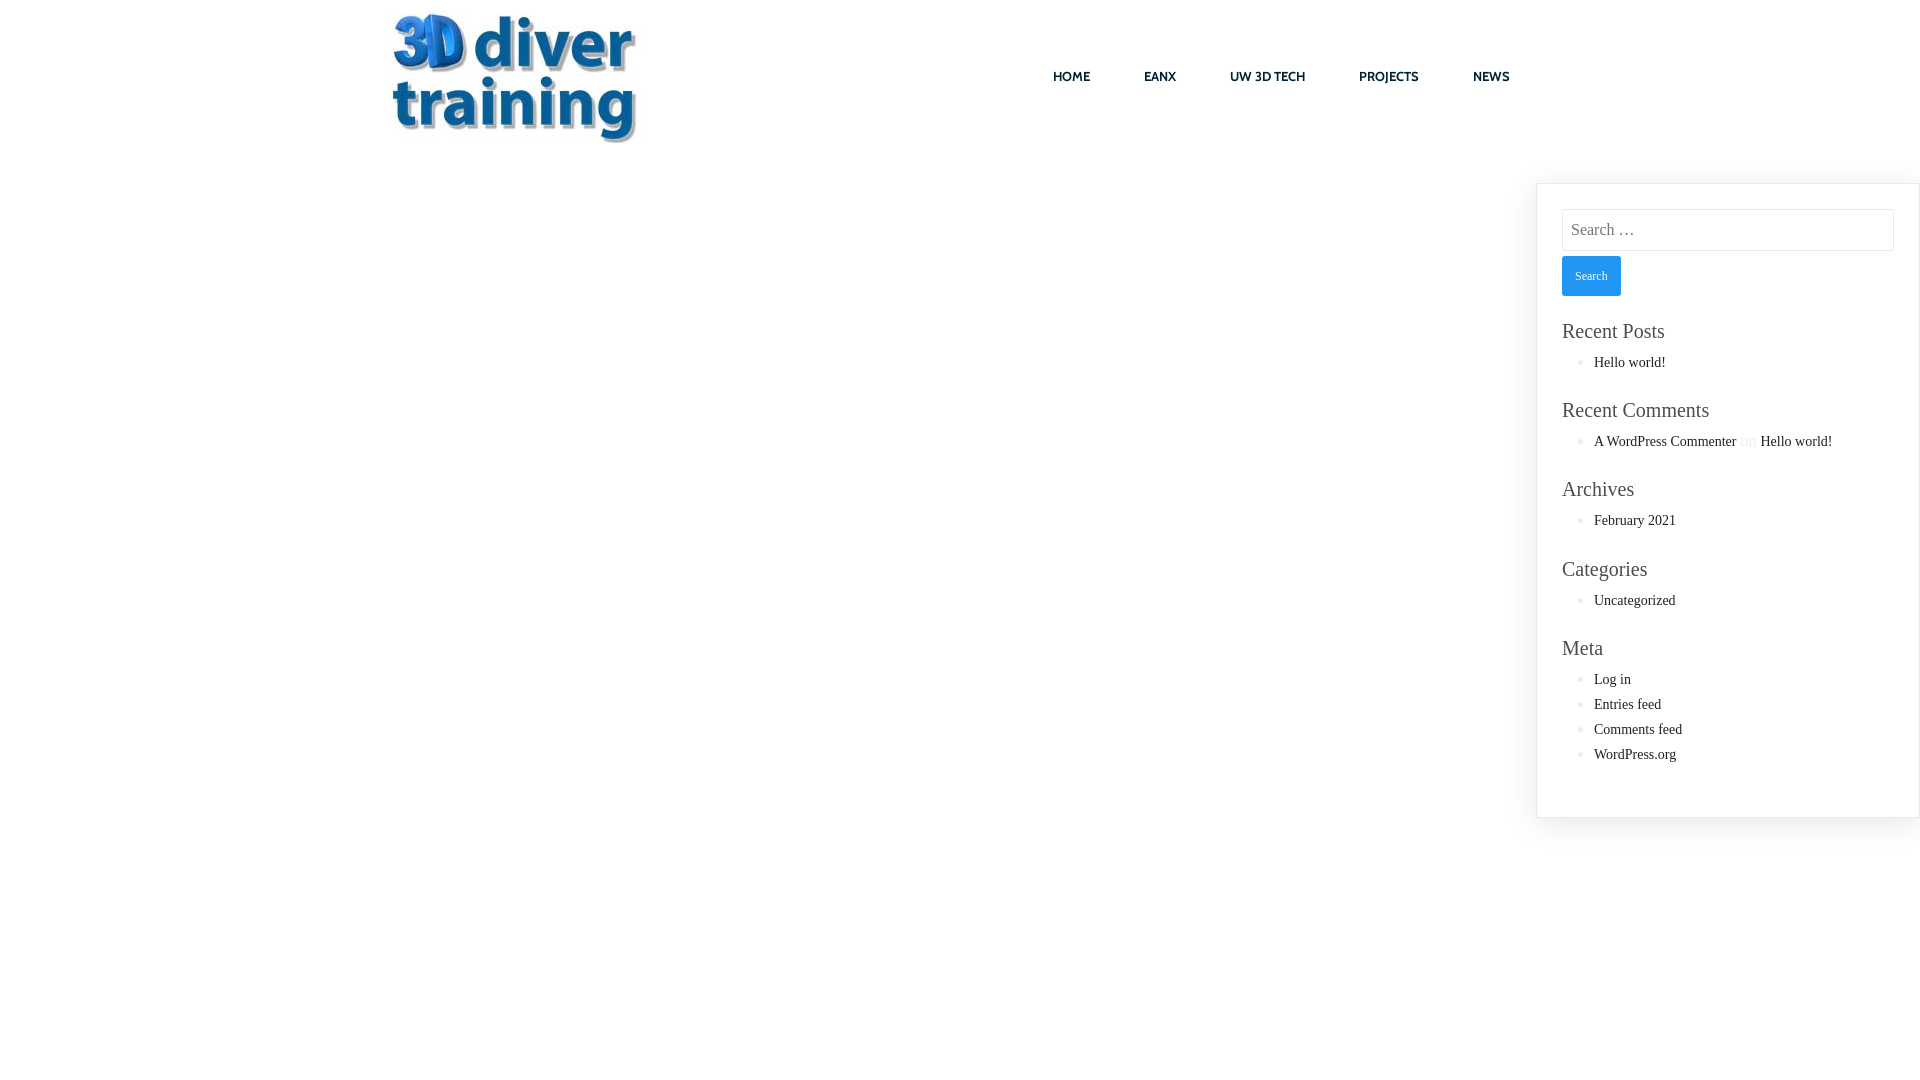 This screenshot has width=1920, height=1080. Describe the element at coordinates (1612, 678) in the screenshot. I see `'Log in'` at that location.